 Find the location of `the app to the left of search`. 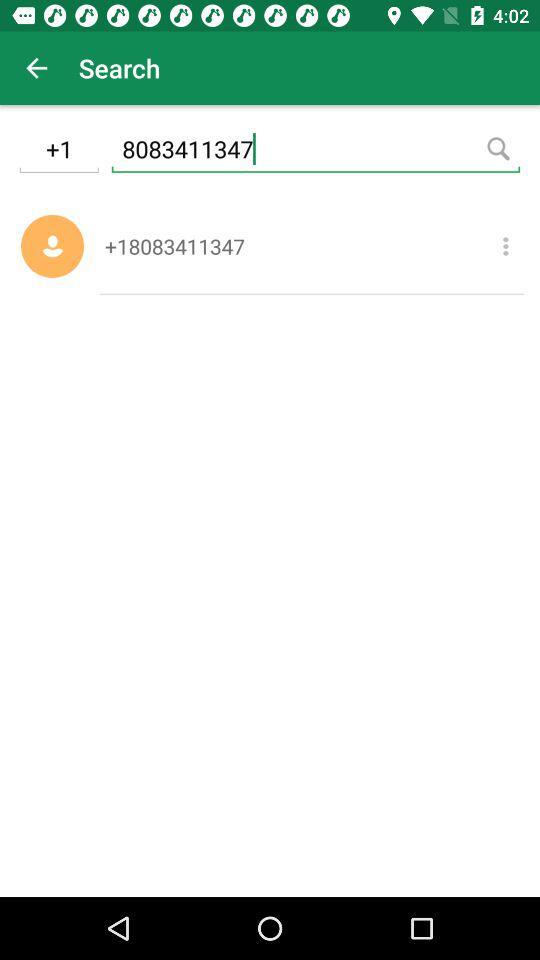

the app to the left of search is located at coordinates (36, 68).